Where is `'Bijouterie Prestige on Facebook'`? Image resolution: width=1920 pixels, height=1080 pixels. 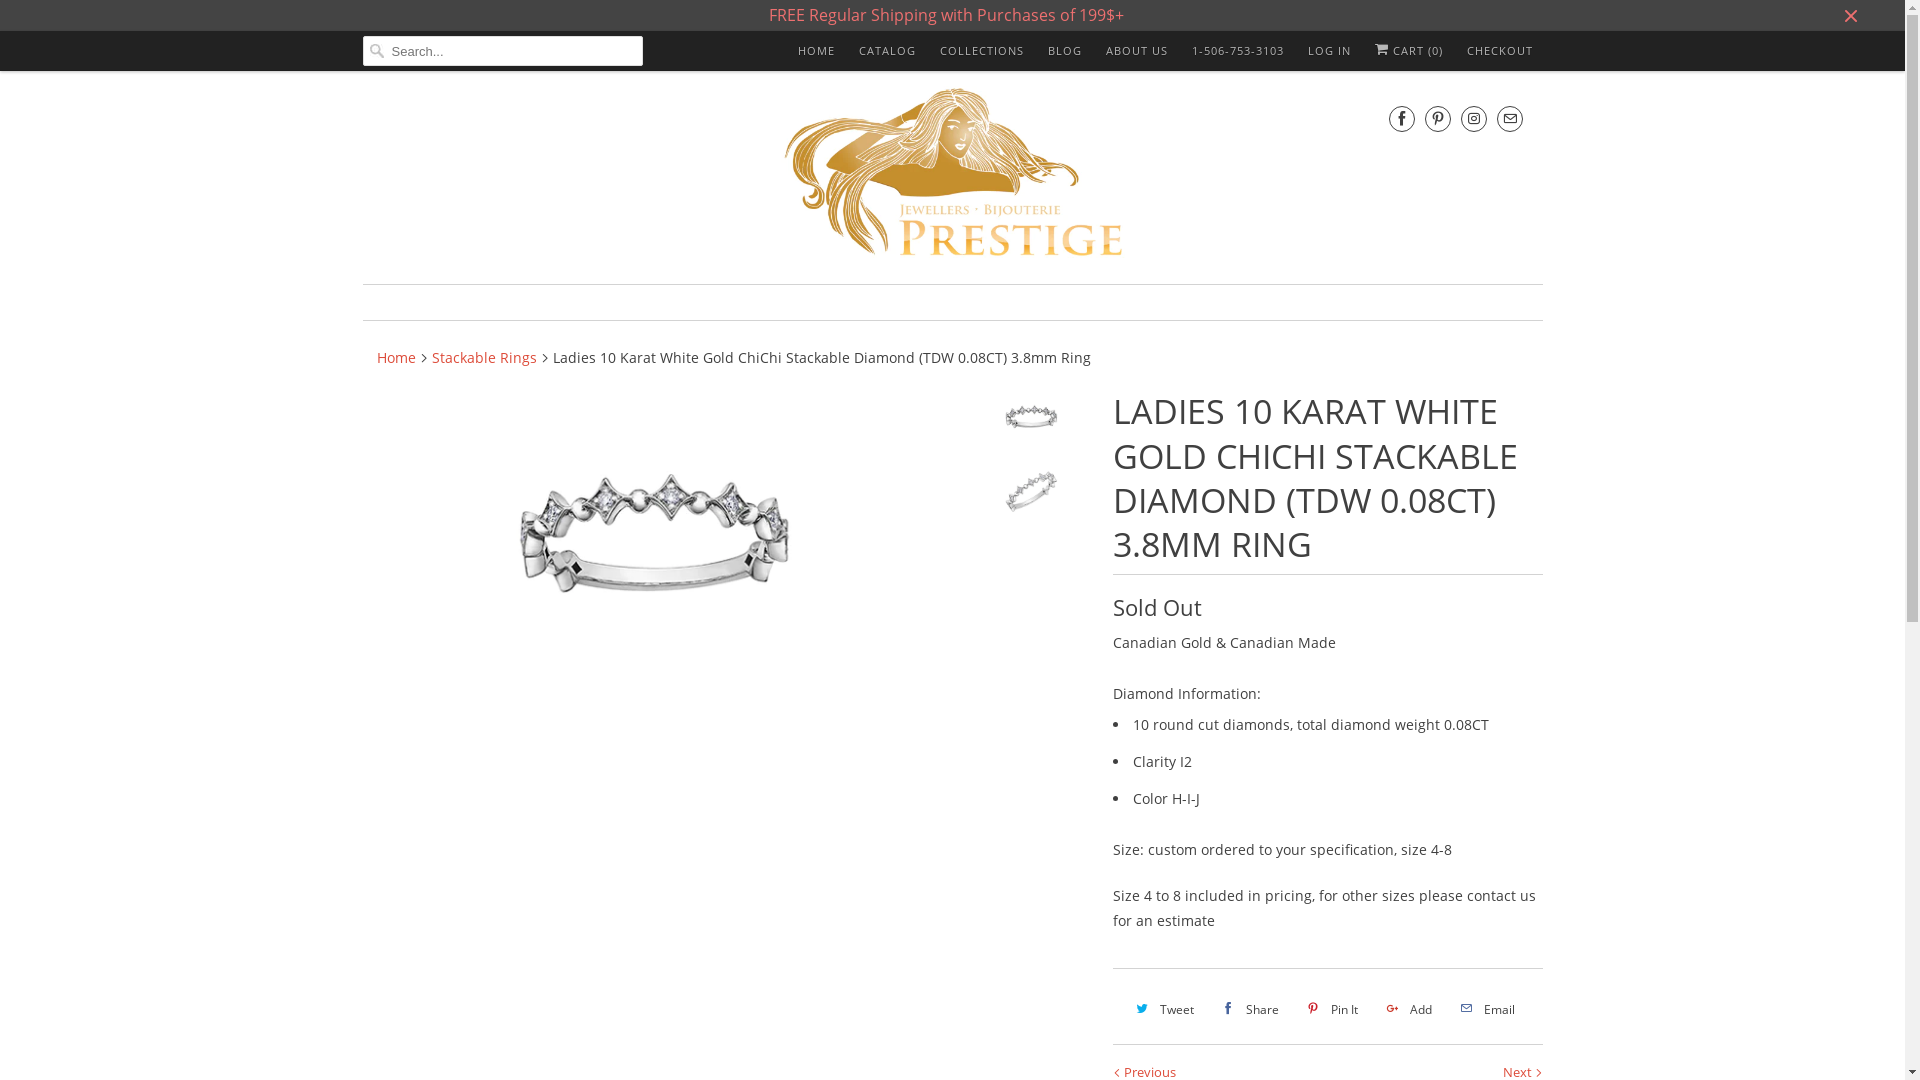 'Bijouterie Prestige on Facebook' is located at coordinates (1386, 118).